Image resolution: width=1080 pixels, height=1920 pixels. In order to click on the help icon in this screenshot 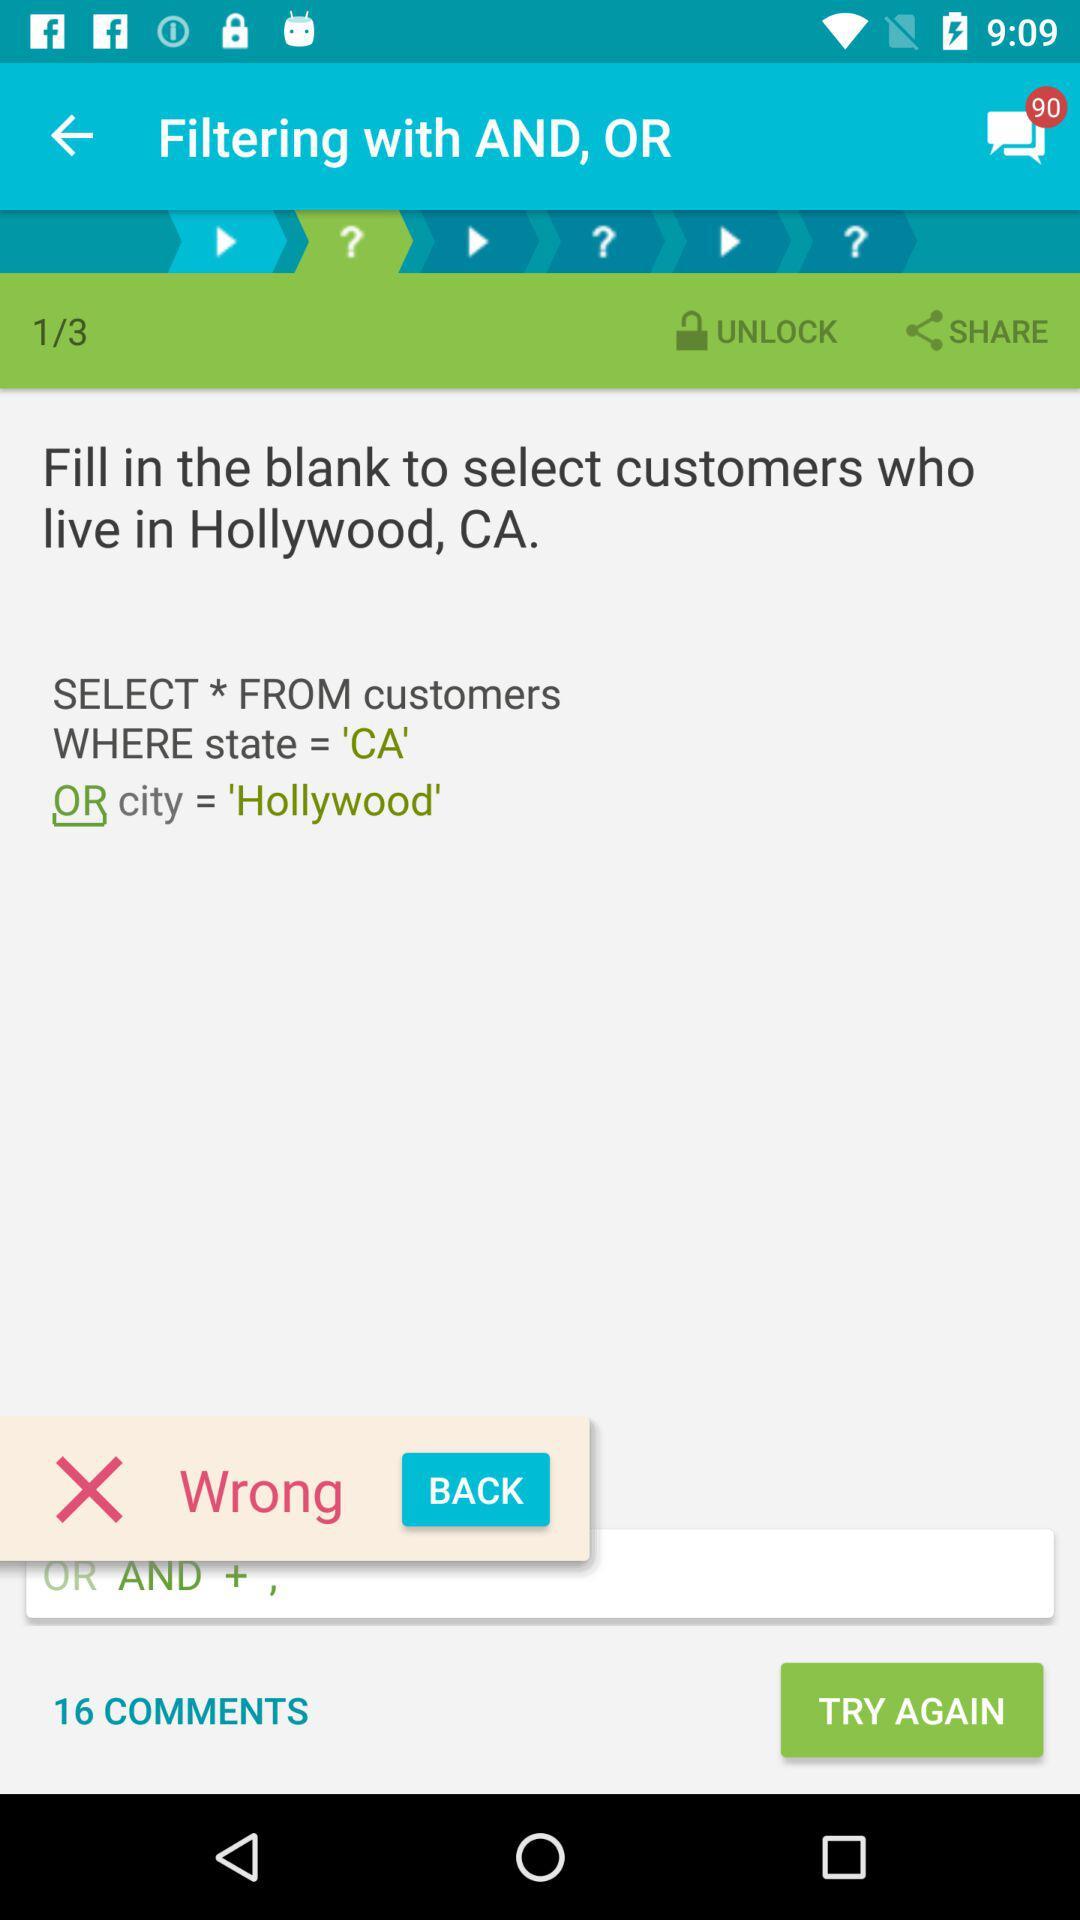, I will do `click(855, 240)`.